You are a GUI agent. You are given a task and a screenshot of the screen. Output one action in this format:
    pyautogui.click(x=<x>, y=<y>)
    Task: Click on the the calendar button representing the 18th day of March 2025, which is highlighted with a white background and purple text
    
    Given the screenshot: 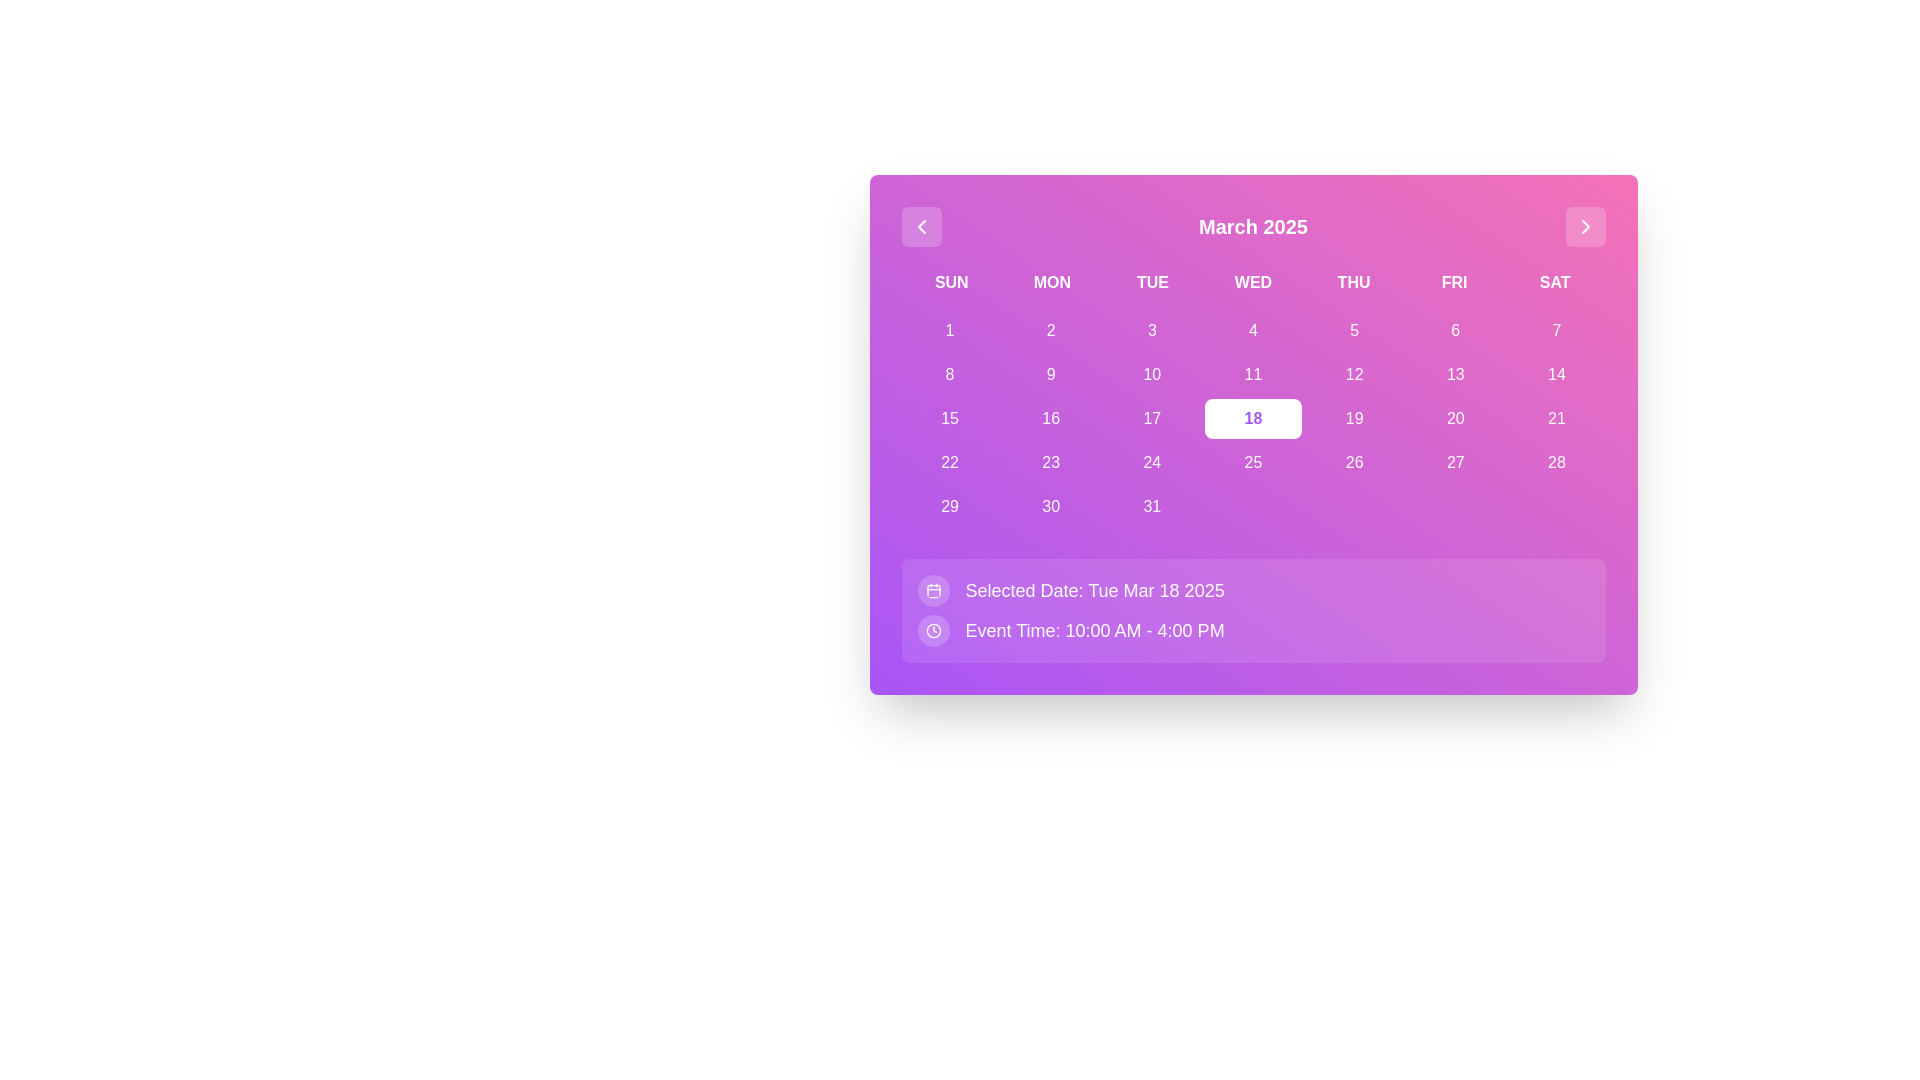 What is the action you would take?
    pyautogui.click(x=1252, y=418)
    